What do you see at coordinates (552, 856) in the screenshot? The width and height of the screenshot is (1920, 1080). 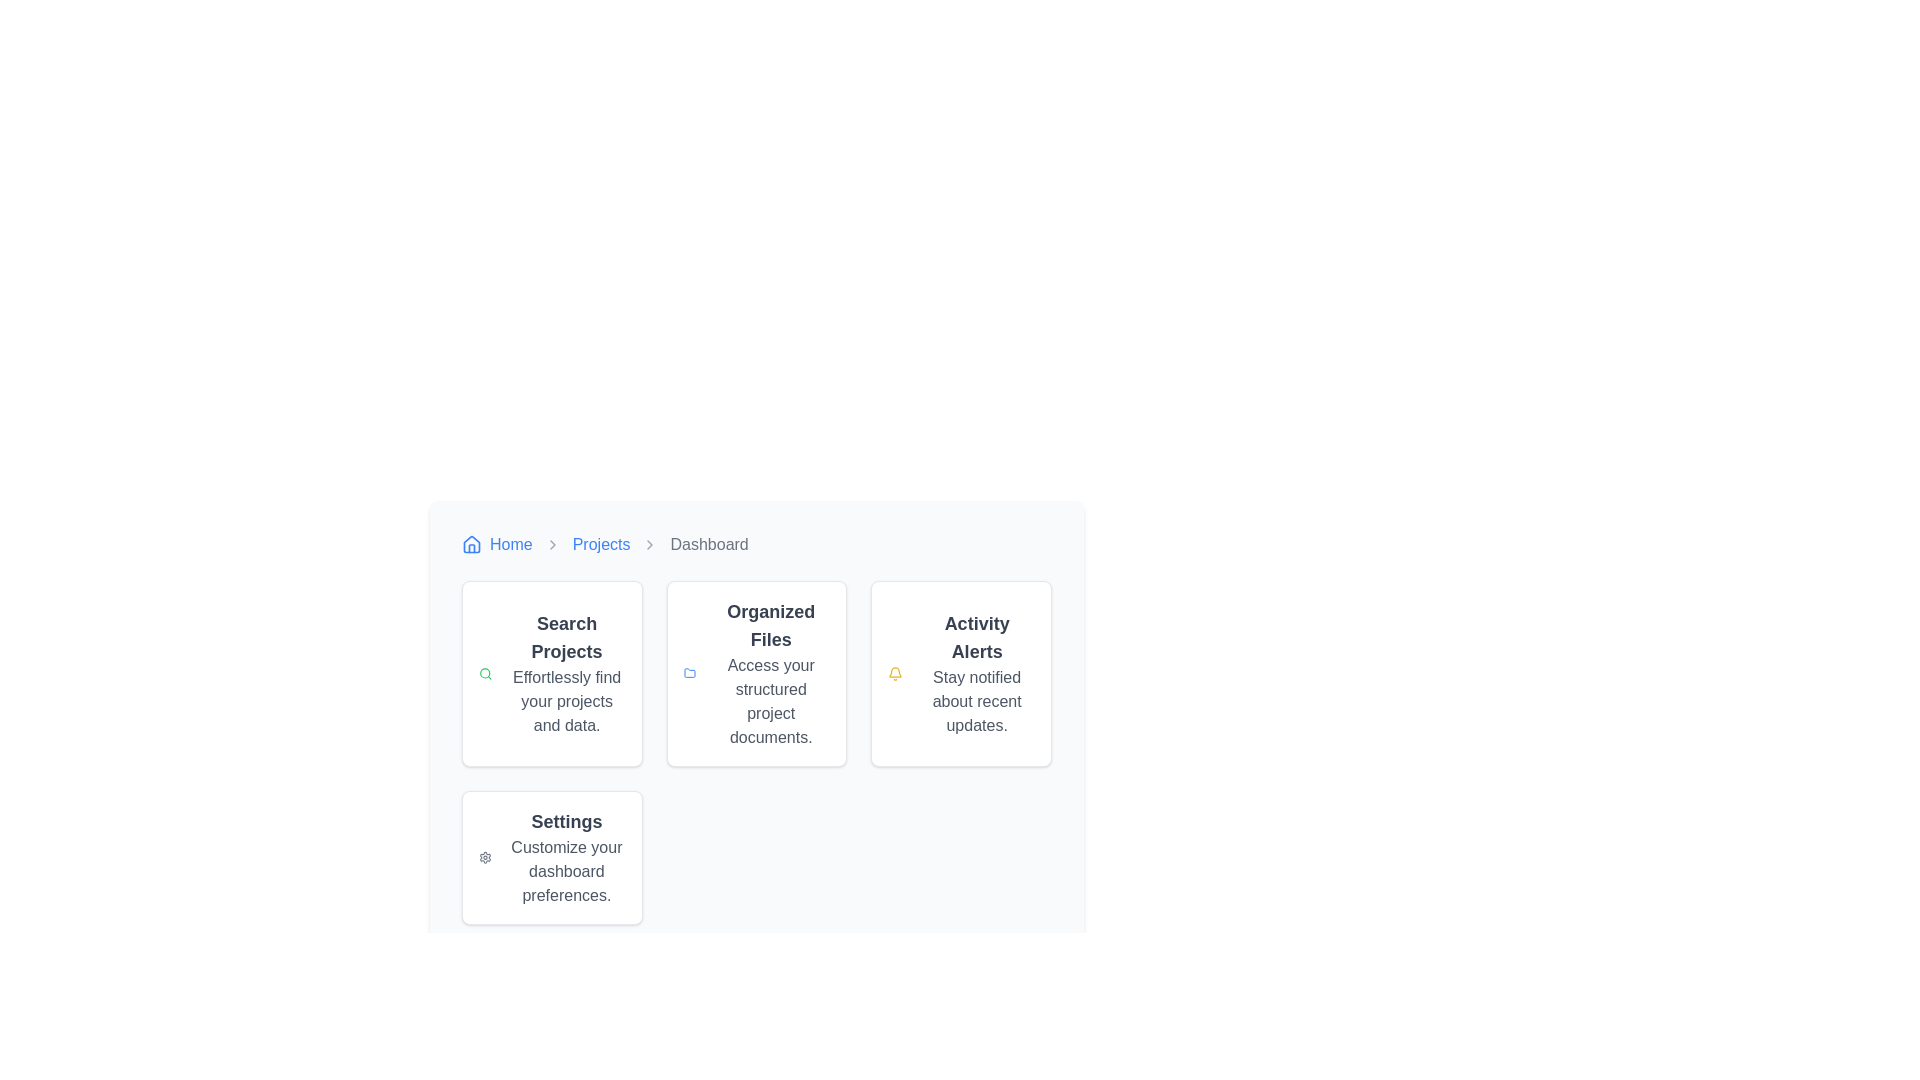 I see `the 'Settings' informational card located in the bottom-left position of the grid layout to interpret the information` at bounding box center [552, 856].